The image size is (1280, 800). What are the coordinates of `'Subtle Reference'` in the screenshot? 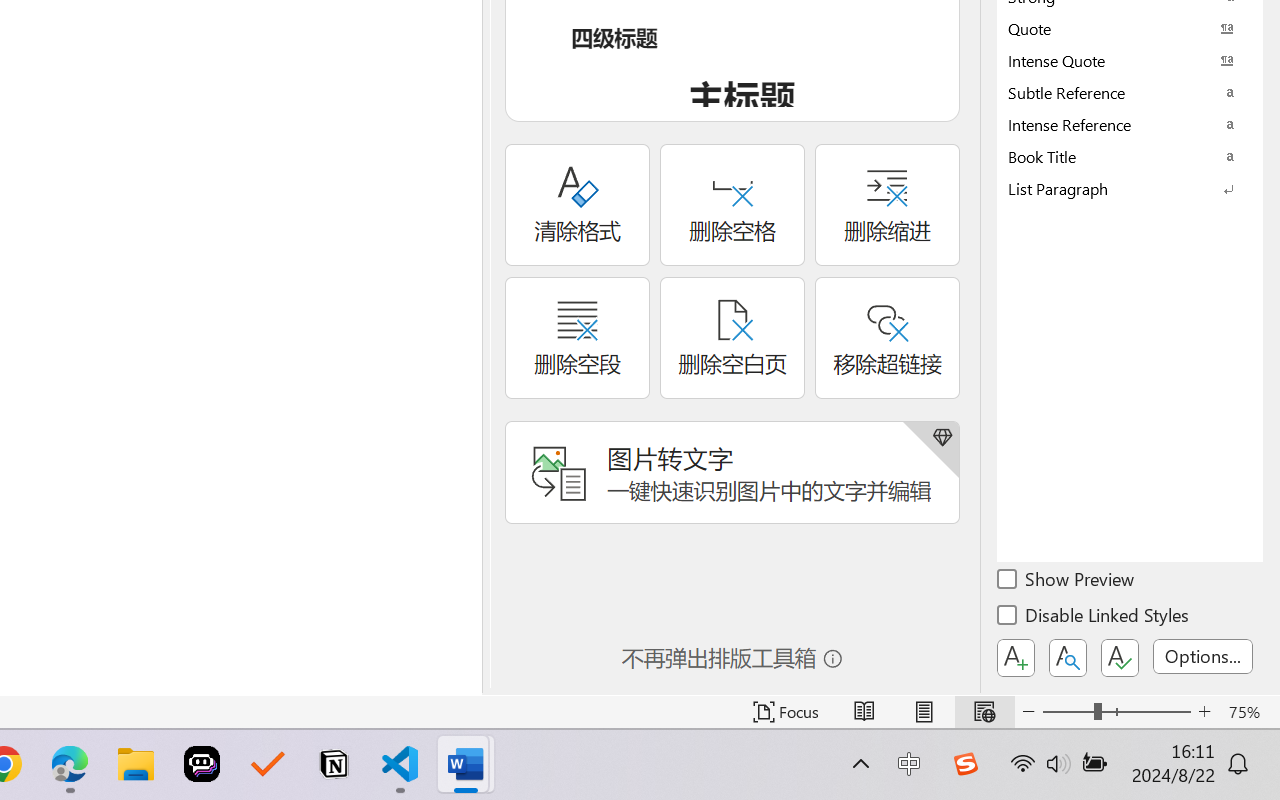 It's located at (1130, 92).